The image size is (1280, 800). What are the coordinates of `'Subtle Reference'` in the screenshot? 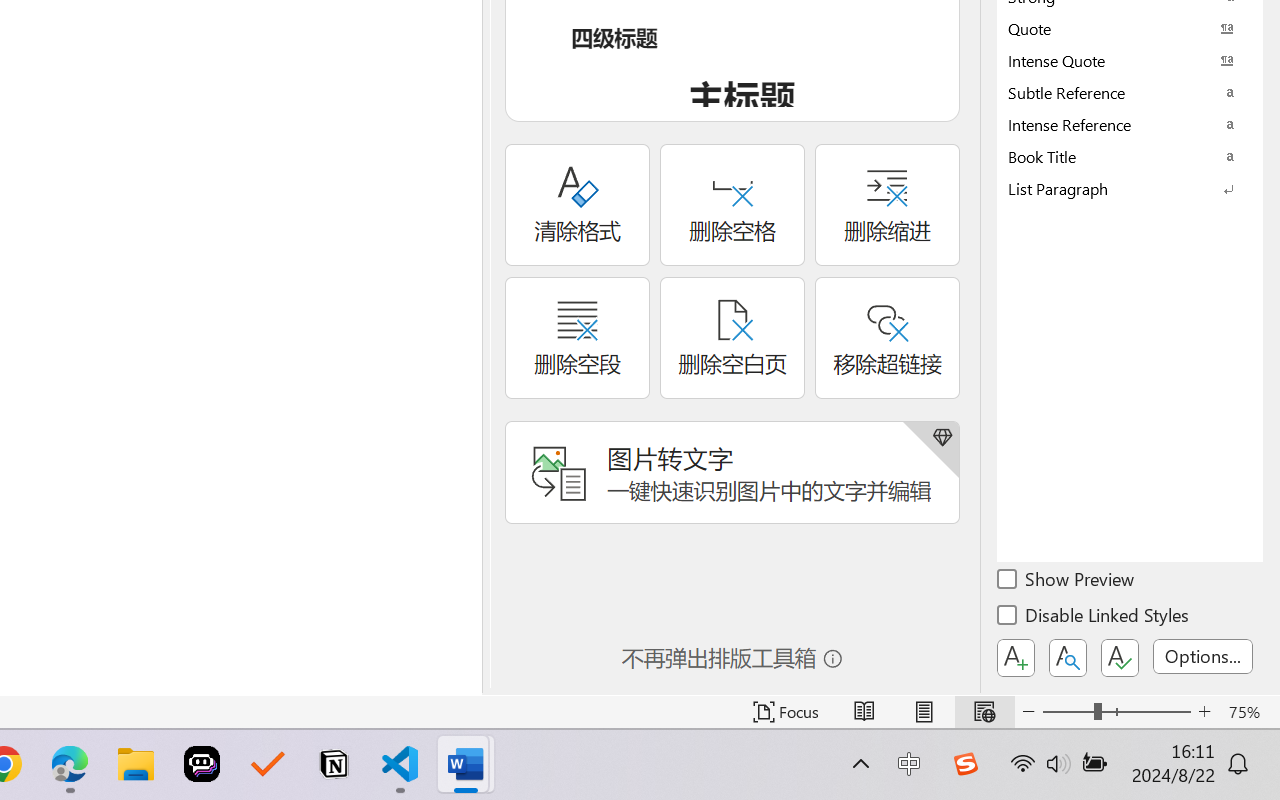 It's located at (1130, 92).